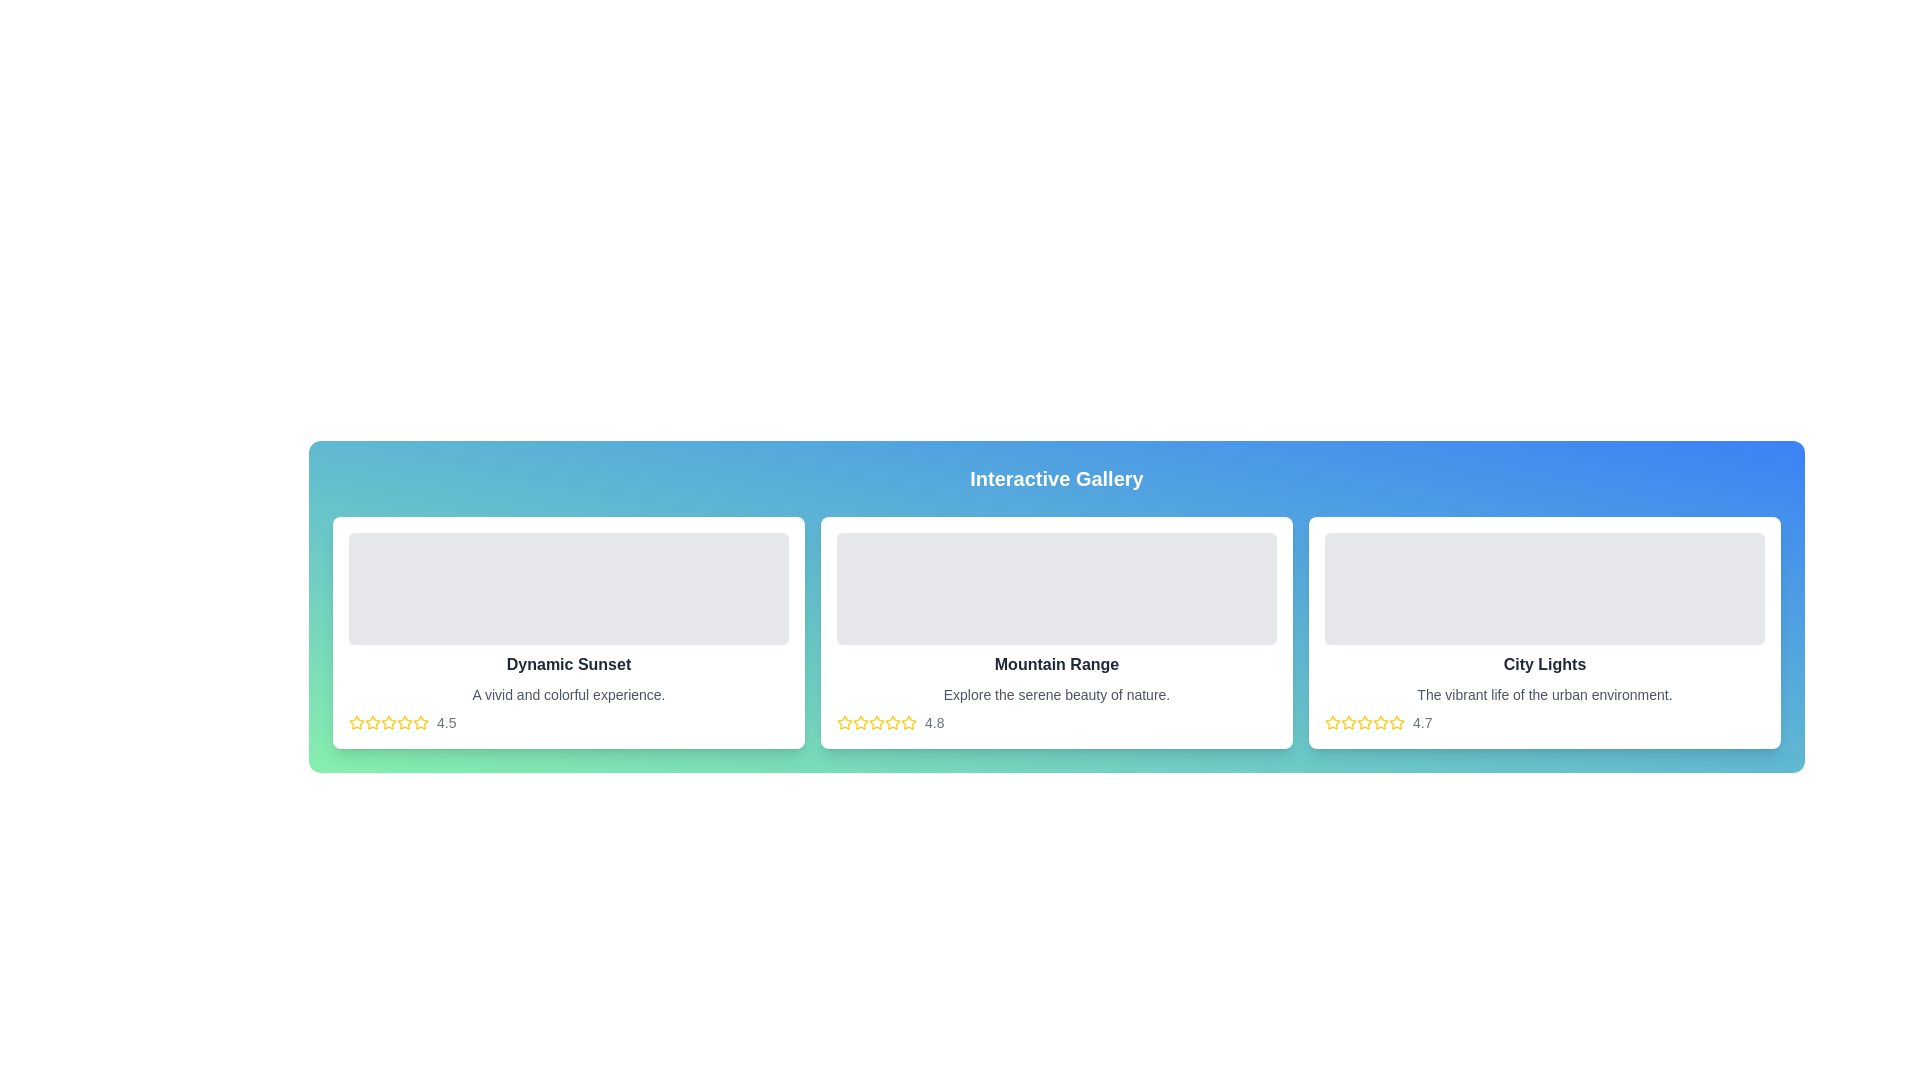 This screenshot has height=1080, width=1920. What do you see at coordinates (1544, 664) in the screenshot?
I see `title 'City Lights' displayed in bold, dark-gray font, located centrally within the white card below the image placeholder` at bounding box center [1544, 664].